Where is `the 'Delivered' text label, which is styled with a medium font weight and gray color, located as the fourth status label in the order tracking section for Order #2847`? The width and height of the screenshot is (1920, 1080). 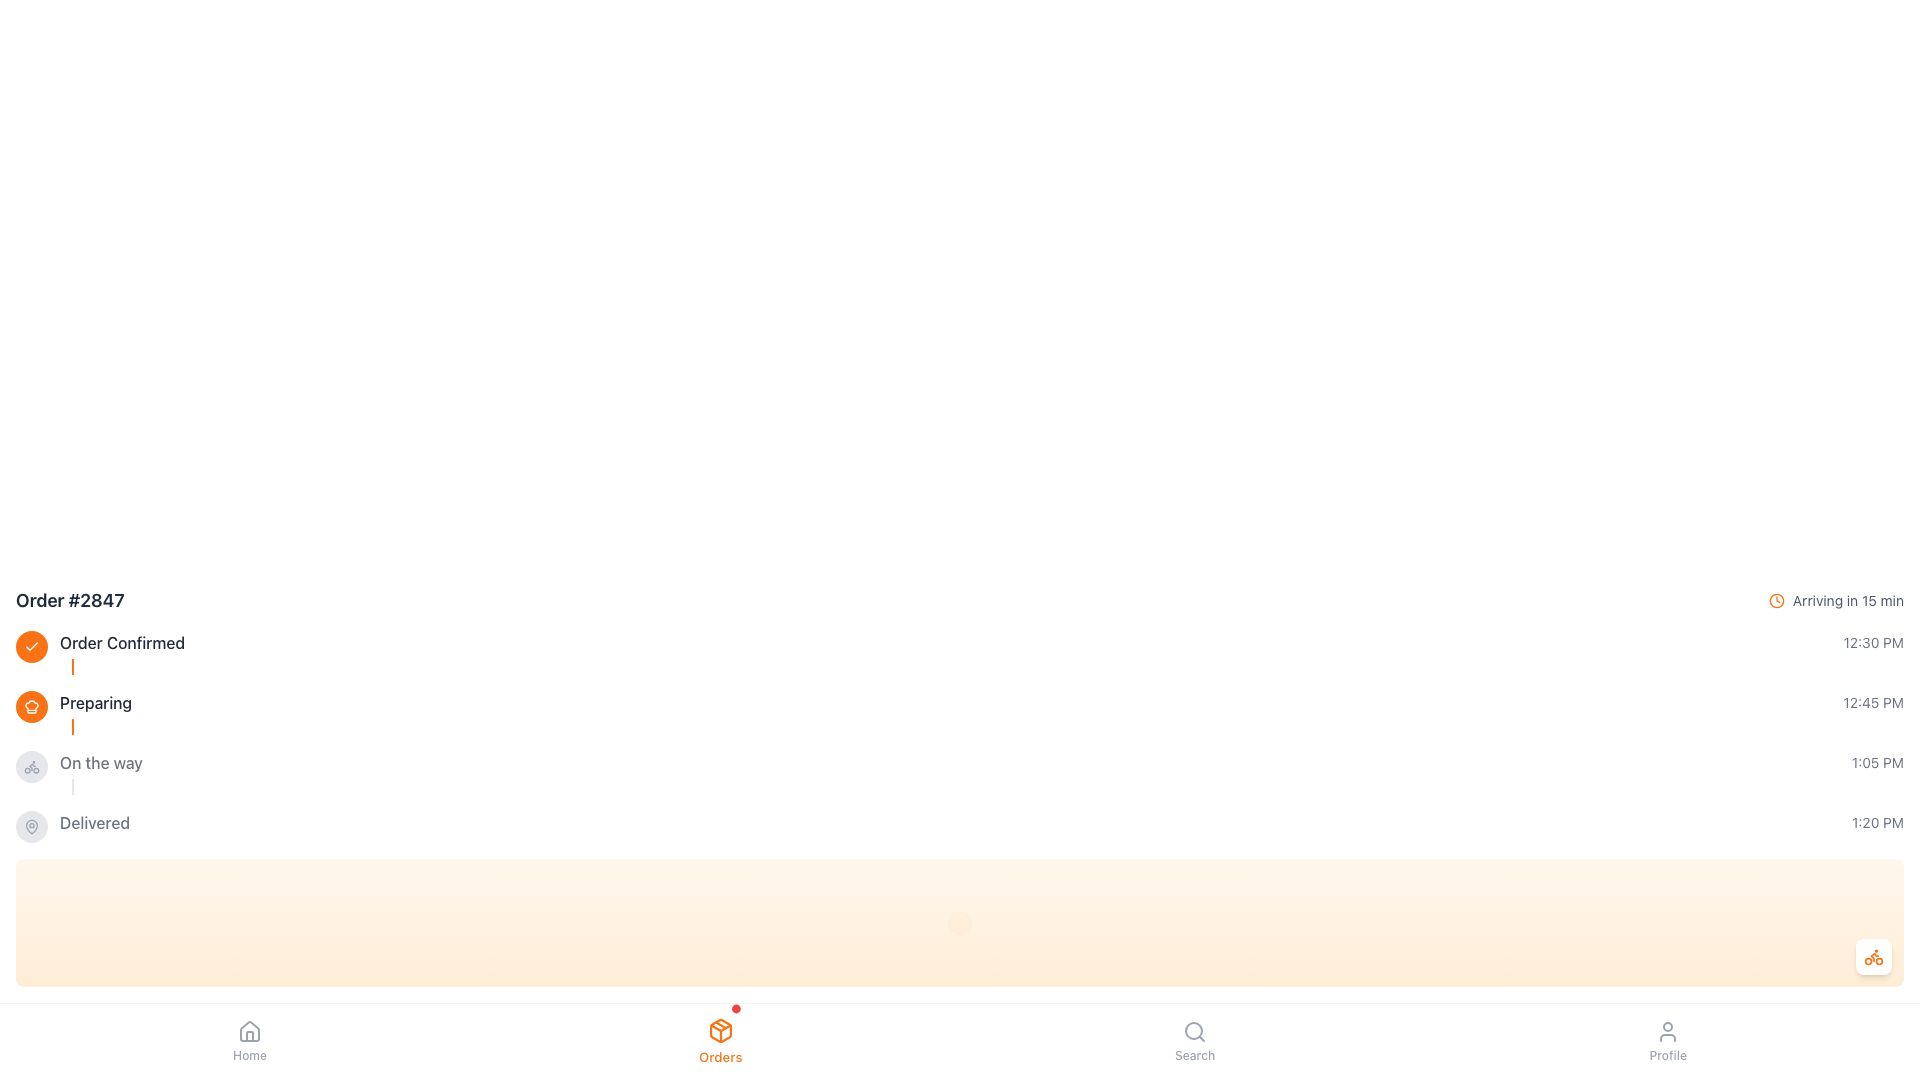 the 'Delivered' text label, which is styled with a medium font weight and gray color, located as the fourth status label in the order tracking section for Order #2847 is located at coordinates (94, 822).